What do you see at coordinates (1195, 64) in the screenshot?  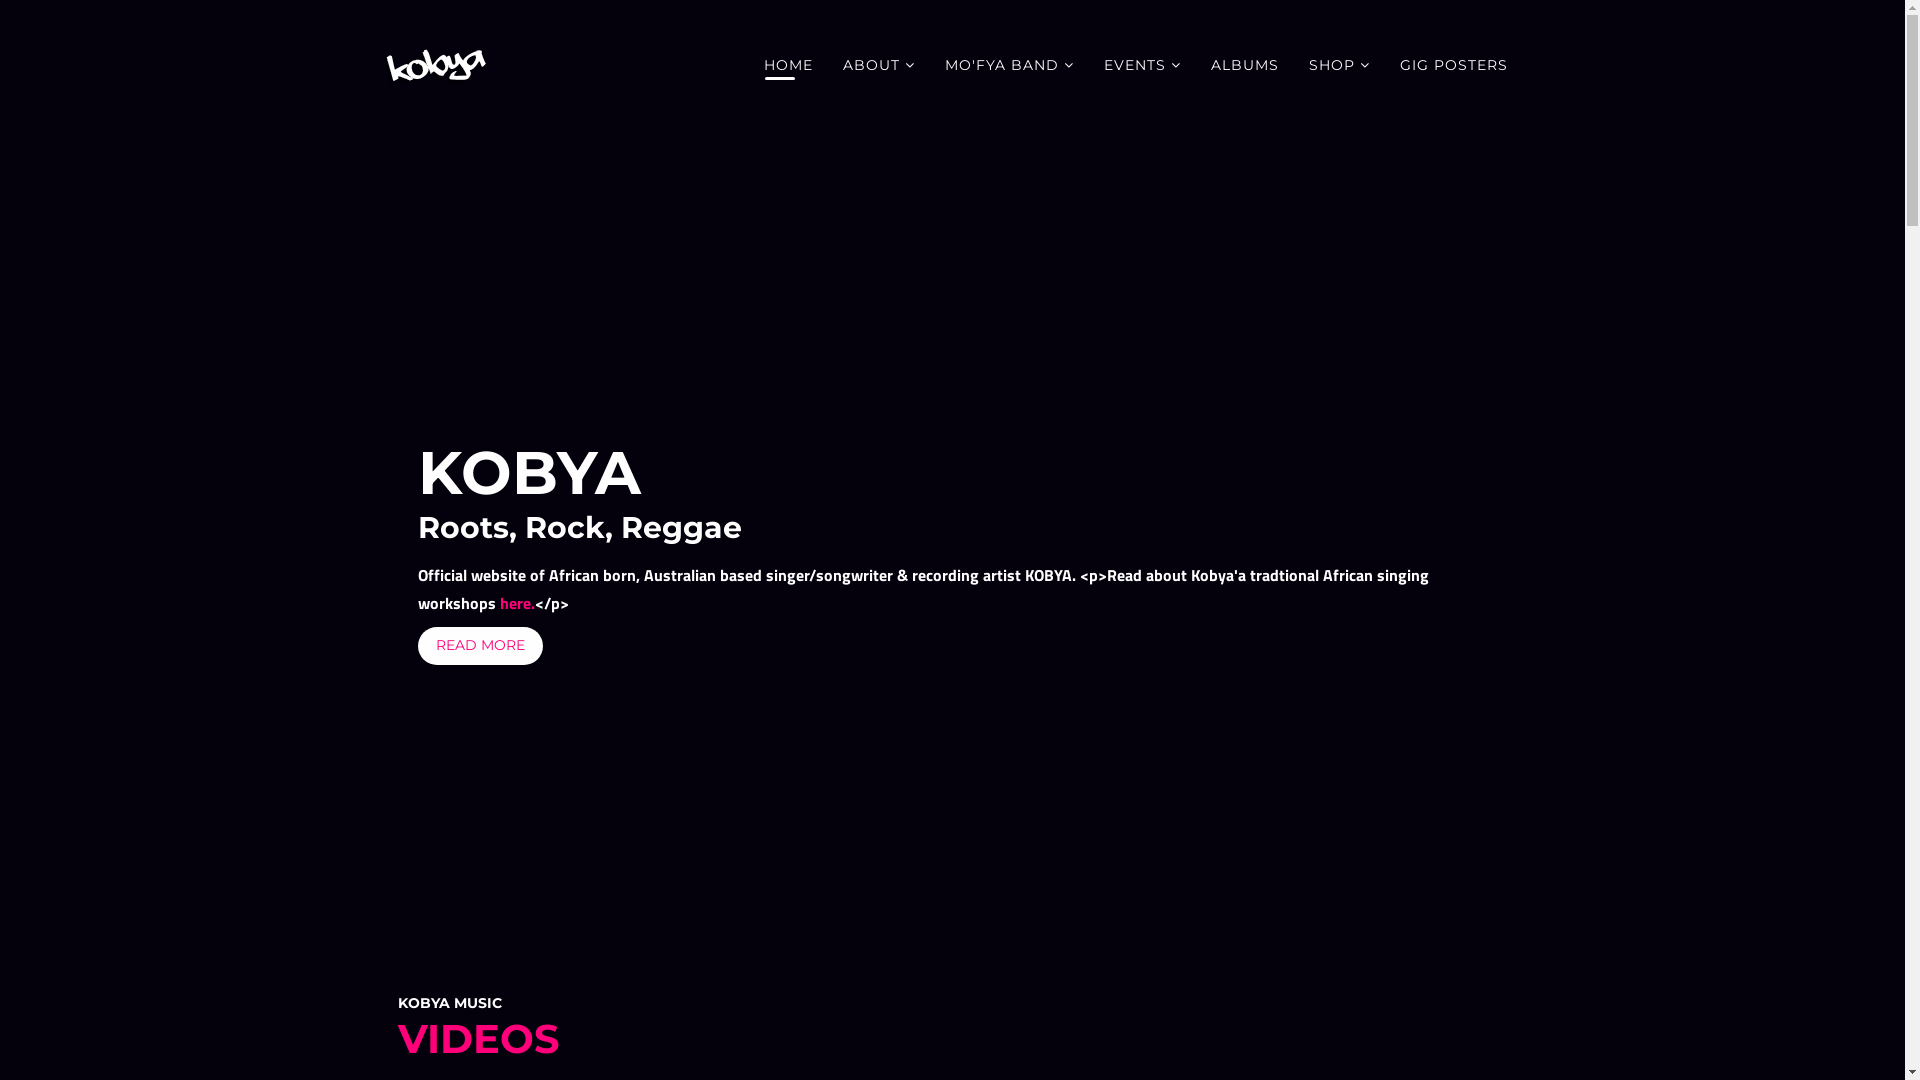 I see `'ALBUMS'` at bounding box center [1195, 64].